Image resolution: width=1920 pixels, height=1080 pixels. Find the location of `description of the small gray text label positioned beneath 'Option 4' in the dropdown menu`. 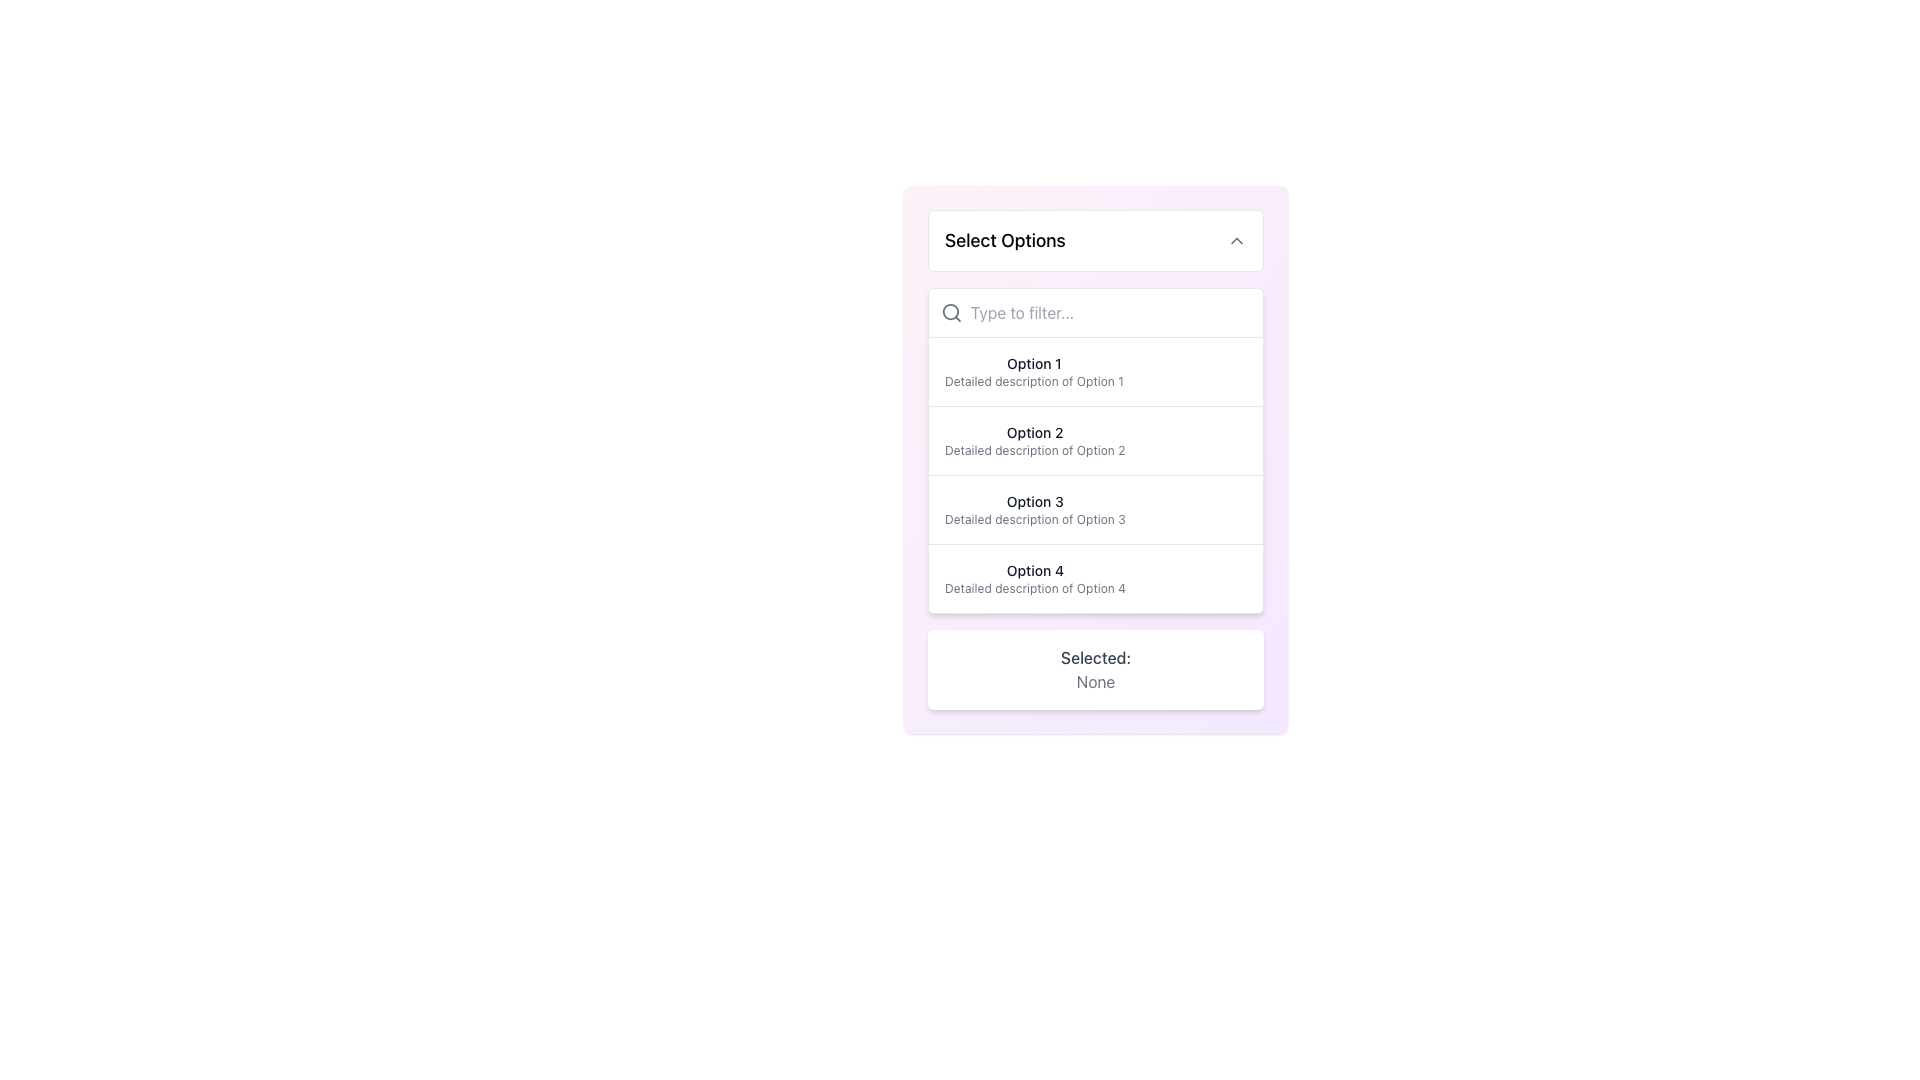

description of the small gray text label positioned beneath 'Option 4' in the dropdown menu is located at coordinates (1035, 588).